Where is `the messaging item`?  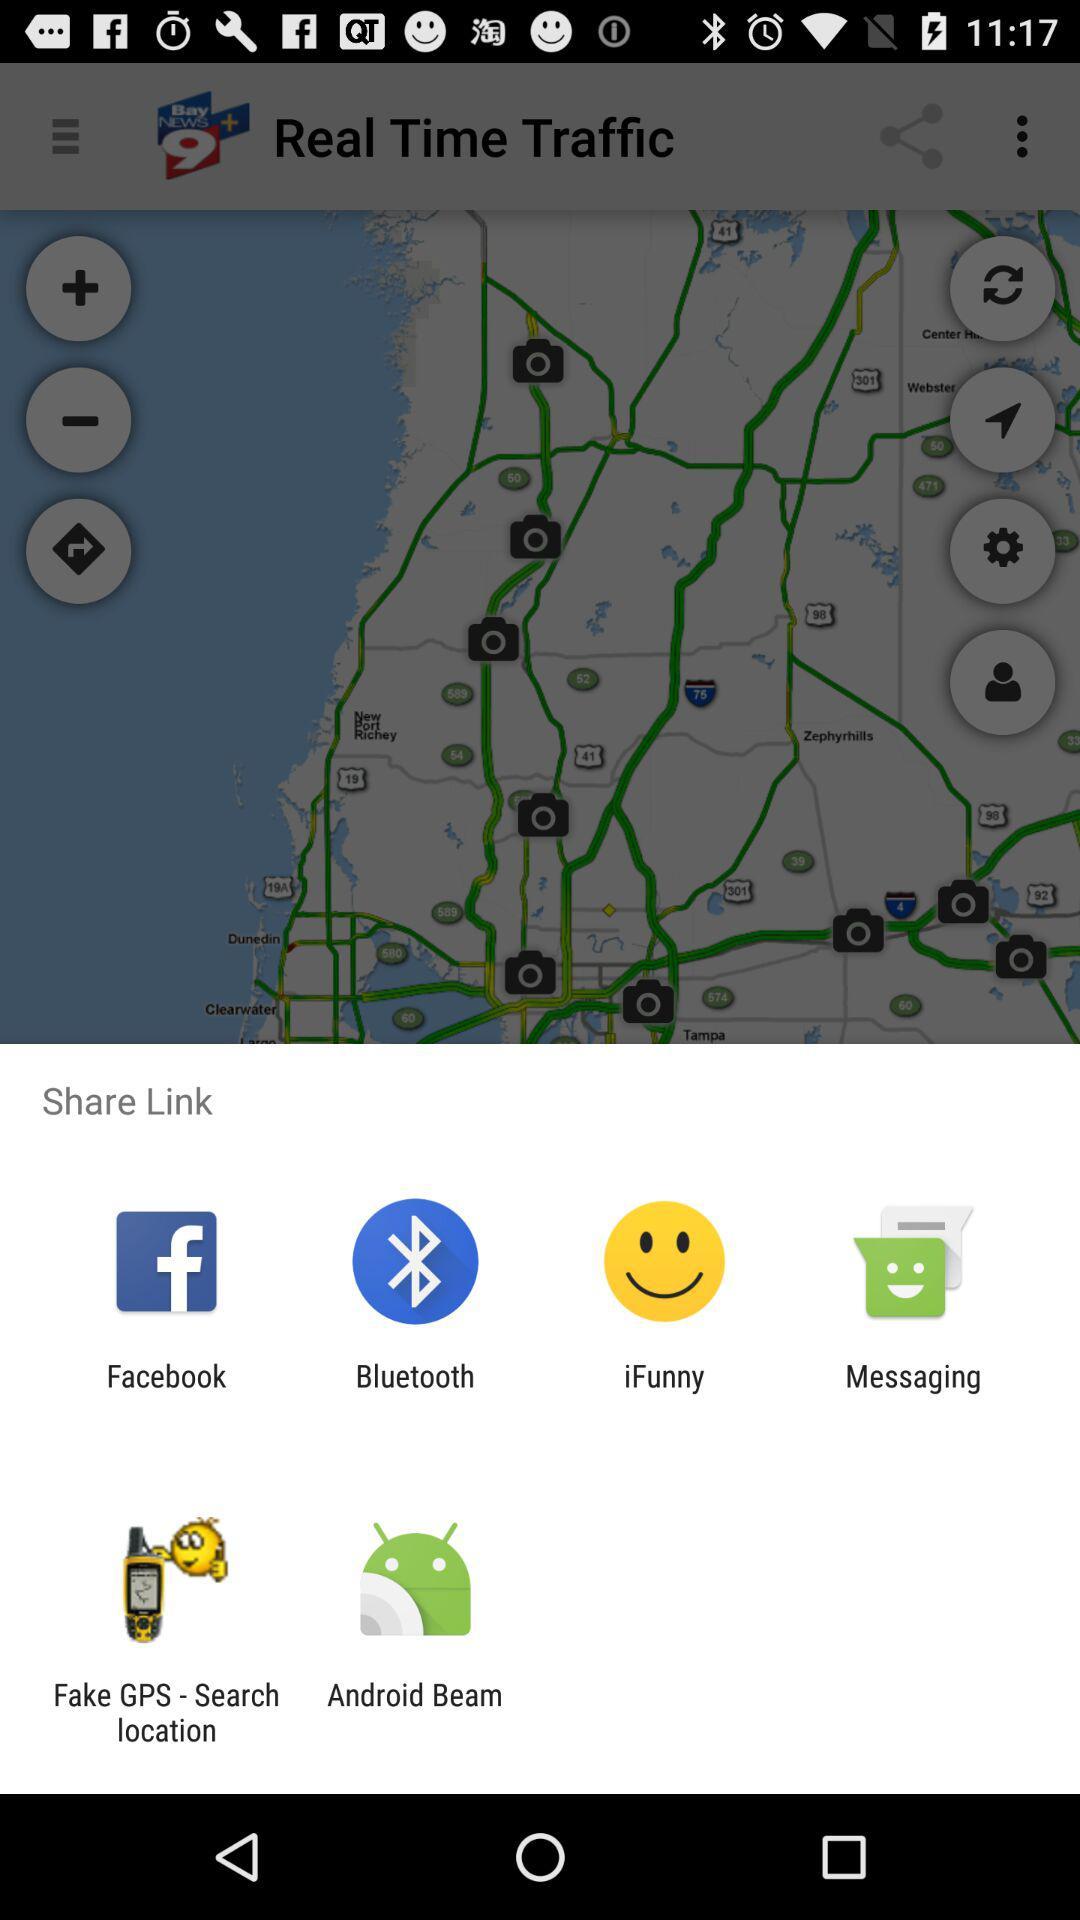
the messaging item is located at coordinates (913, 1392).